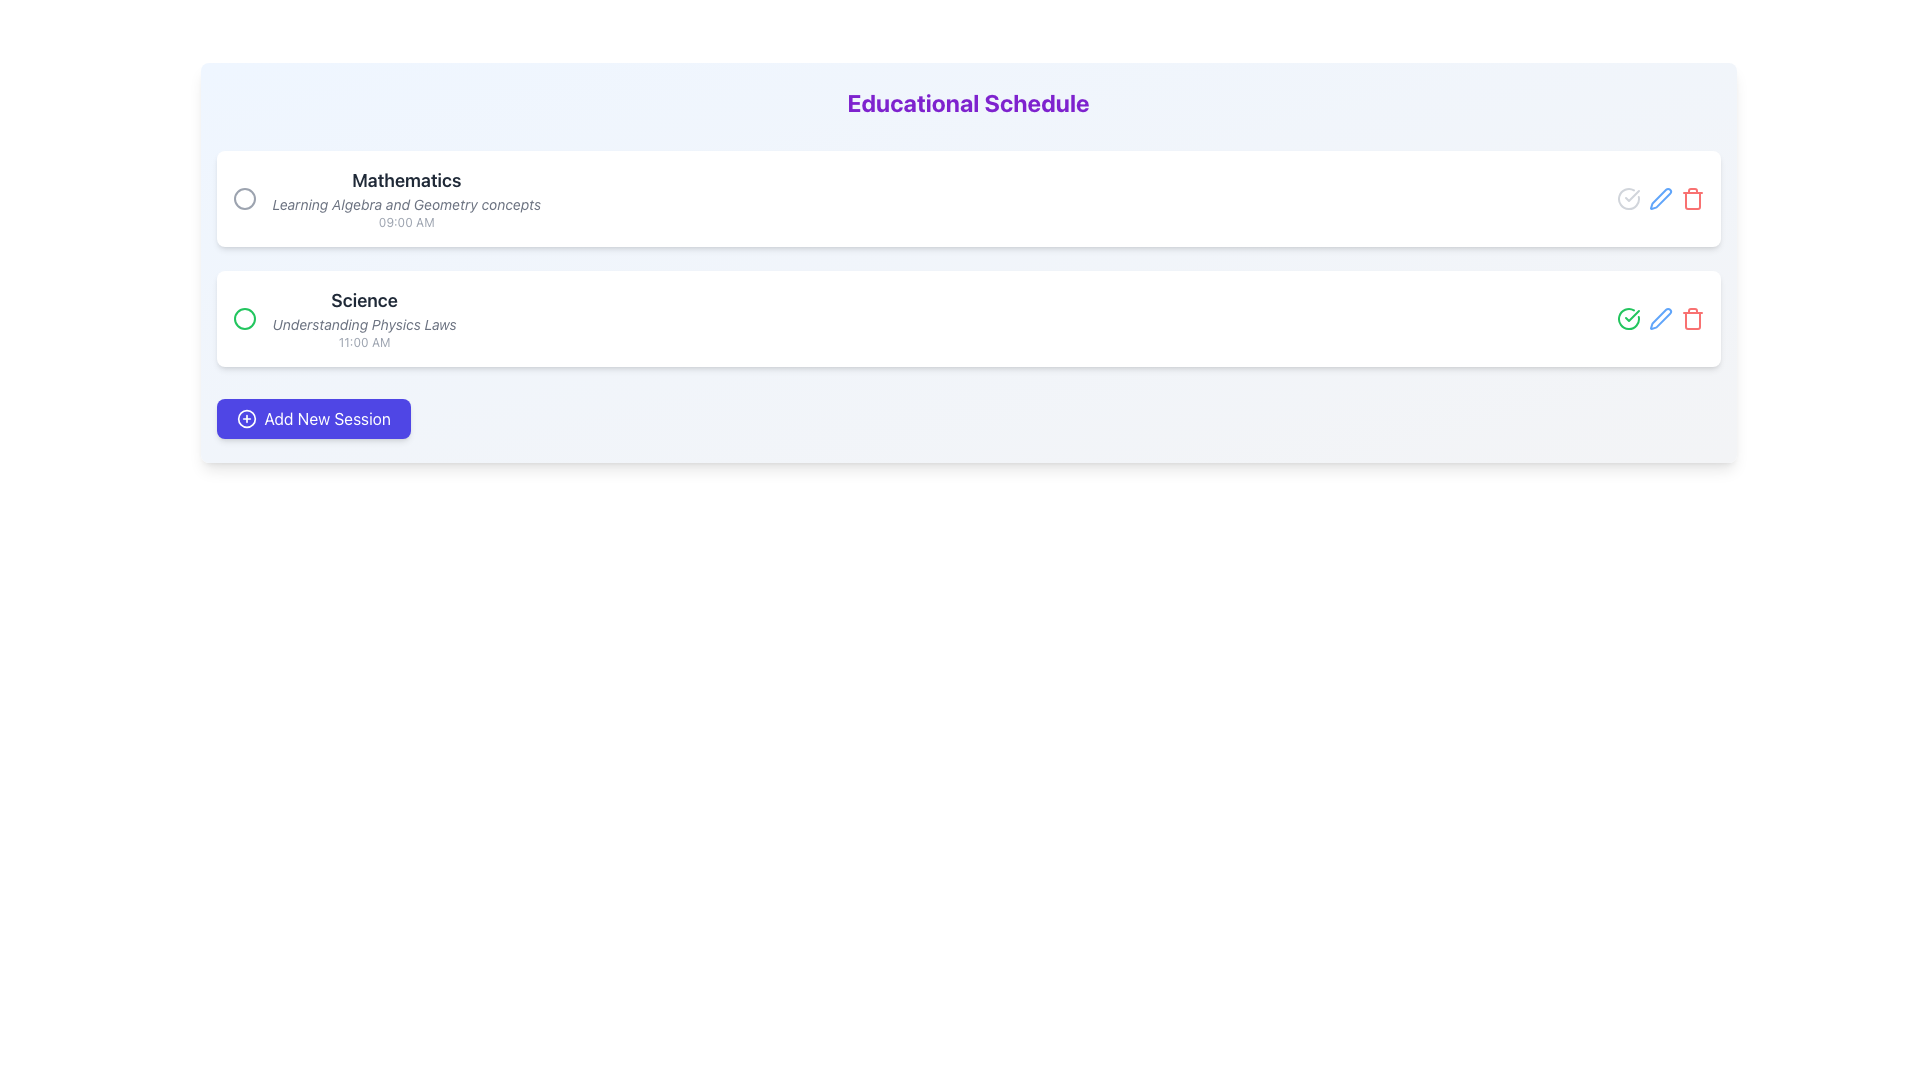 This screenshot has height=1080, width=1920. Describe the element at coordinates (1660, 199) in the screenshot. I see `the second icon button in the horizontal set of controls to the right of the 'Mathematics' record to initiate editing` at that location.